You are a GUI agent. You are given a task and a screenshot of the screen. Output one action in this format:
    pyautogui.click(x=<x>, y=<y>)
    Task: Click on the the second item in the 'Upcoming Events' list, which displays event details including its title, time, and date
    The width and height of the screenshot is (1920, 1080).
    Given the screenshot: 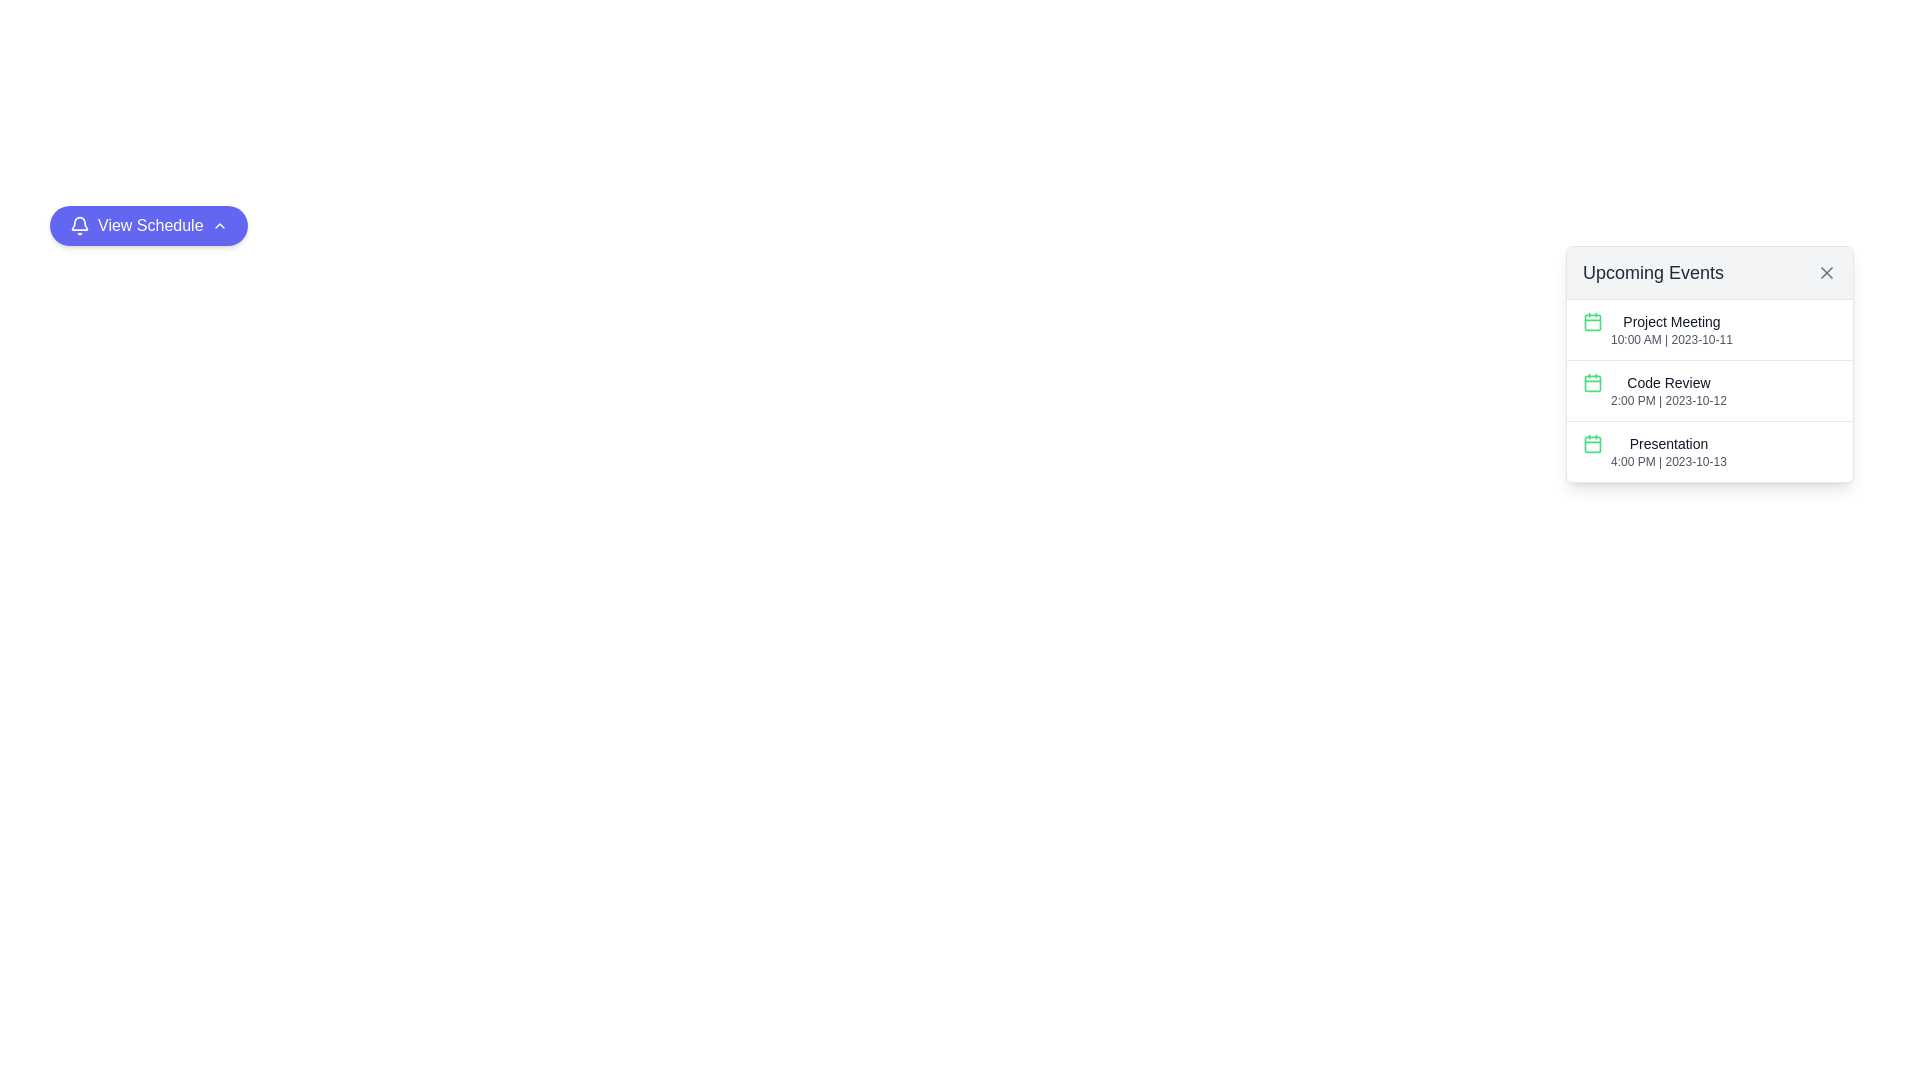 What is the action you would take?
    pyautogui.click(x=1708, y=389)
    